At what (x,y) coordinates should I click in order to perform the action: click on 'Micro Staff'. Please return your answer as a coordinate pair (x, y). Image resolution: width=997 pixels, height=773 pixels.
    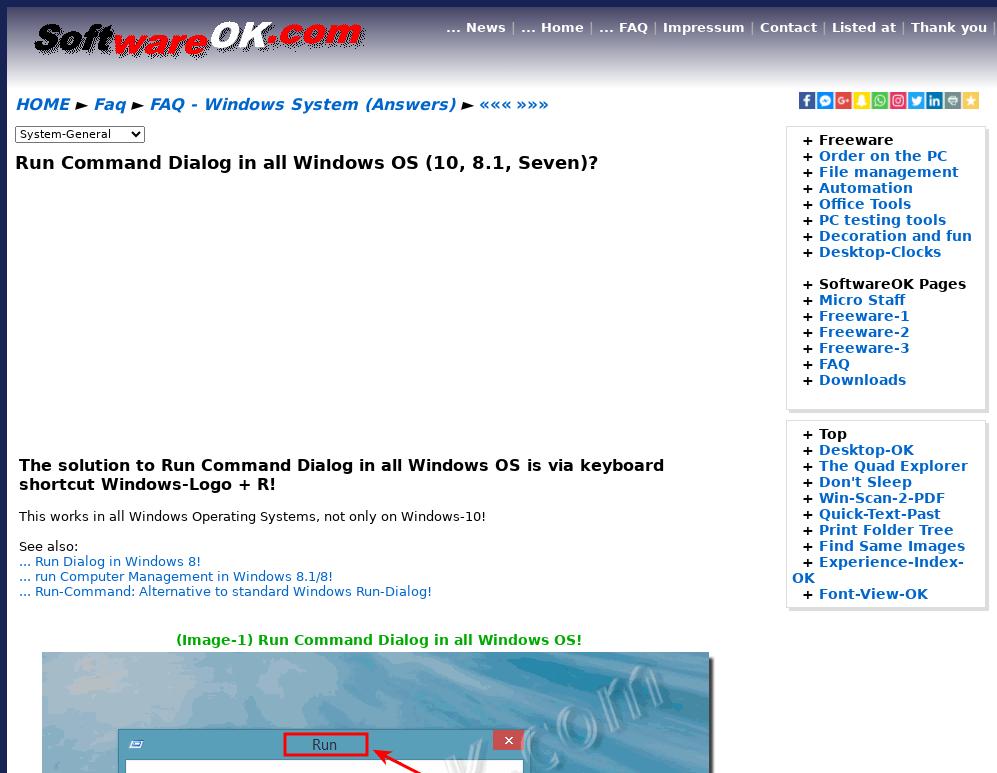
    Looking at the image, I should click on (819, 298).